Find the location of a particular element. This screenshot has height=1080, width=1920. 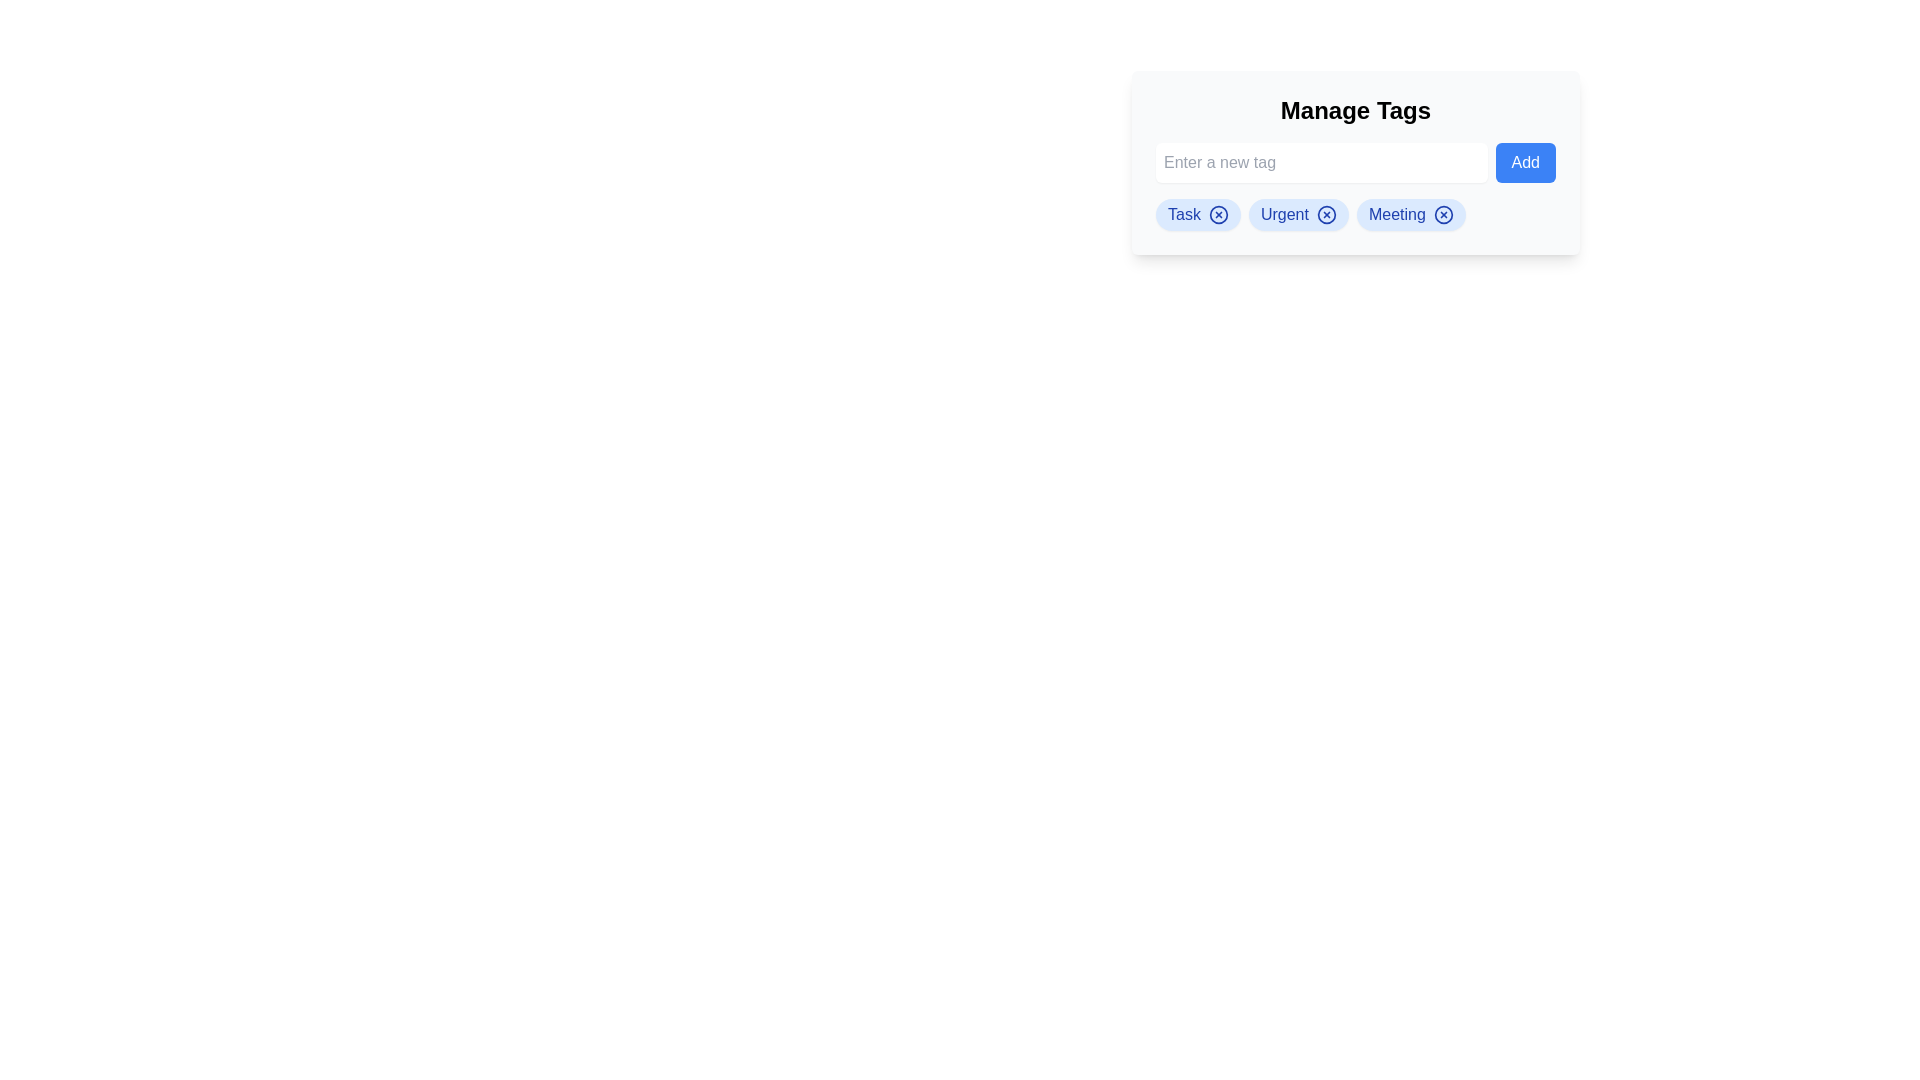

the 'Meeting' text label, which is styled with blue text on a light-blue rounded background is located at coordinates (1396, 215).